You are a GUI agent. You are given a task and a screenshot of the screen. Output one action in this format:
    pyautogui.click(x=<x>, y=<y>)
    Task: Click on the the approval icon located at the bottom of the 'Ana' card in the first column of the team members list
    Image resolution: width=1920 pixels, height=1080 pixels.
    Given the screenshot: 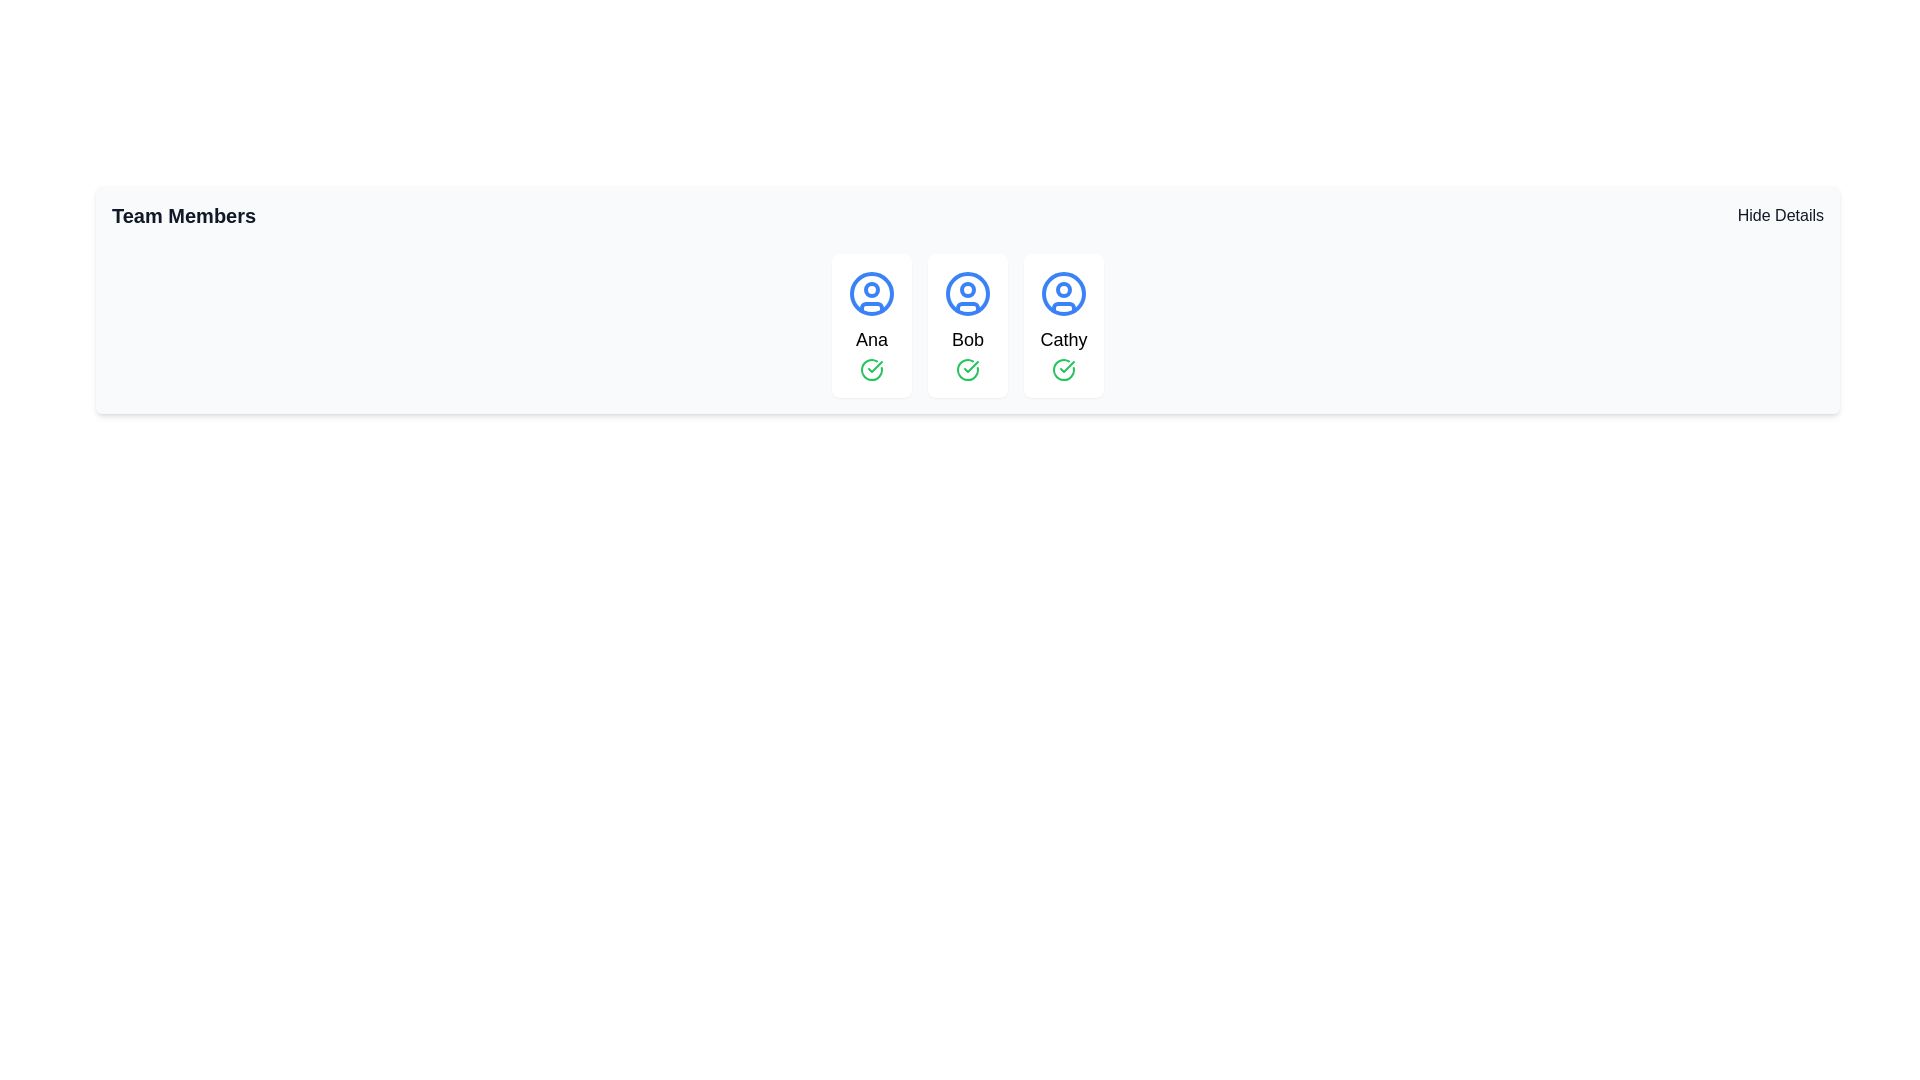 What is the action you would take?
    pyautogui.click(x=872, y=370)
    